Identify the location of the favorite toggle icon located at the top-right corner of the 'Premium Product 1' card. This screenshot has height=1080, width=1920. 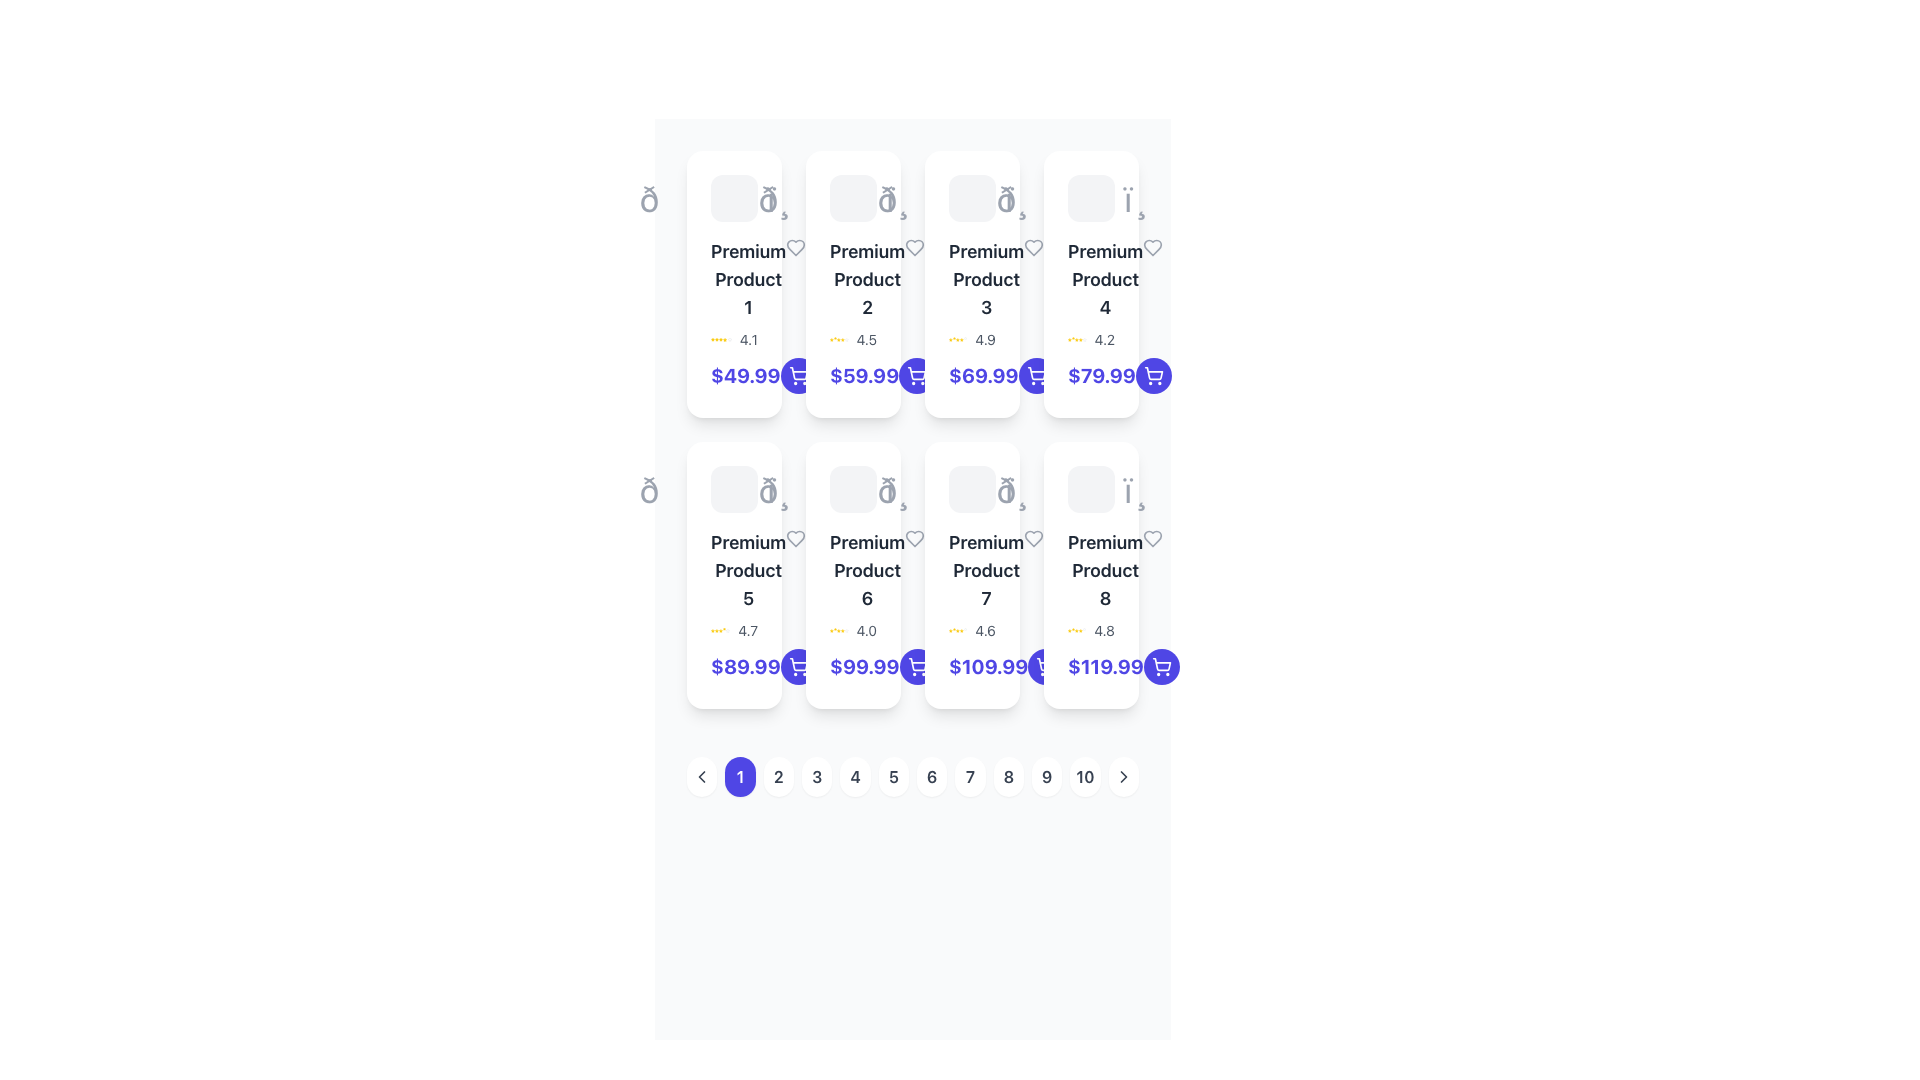
(795, 246).